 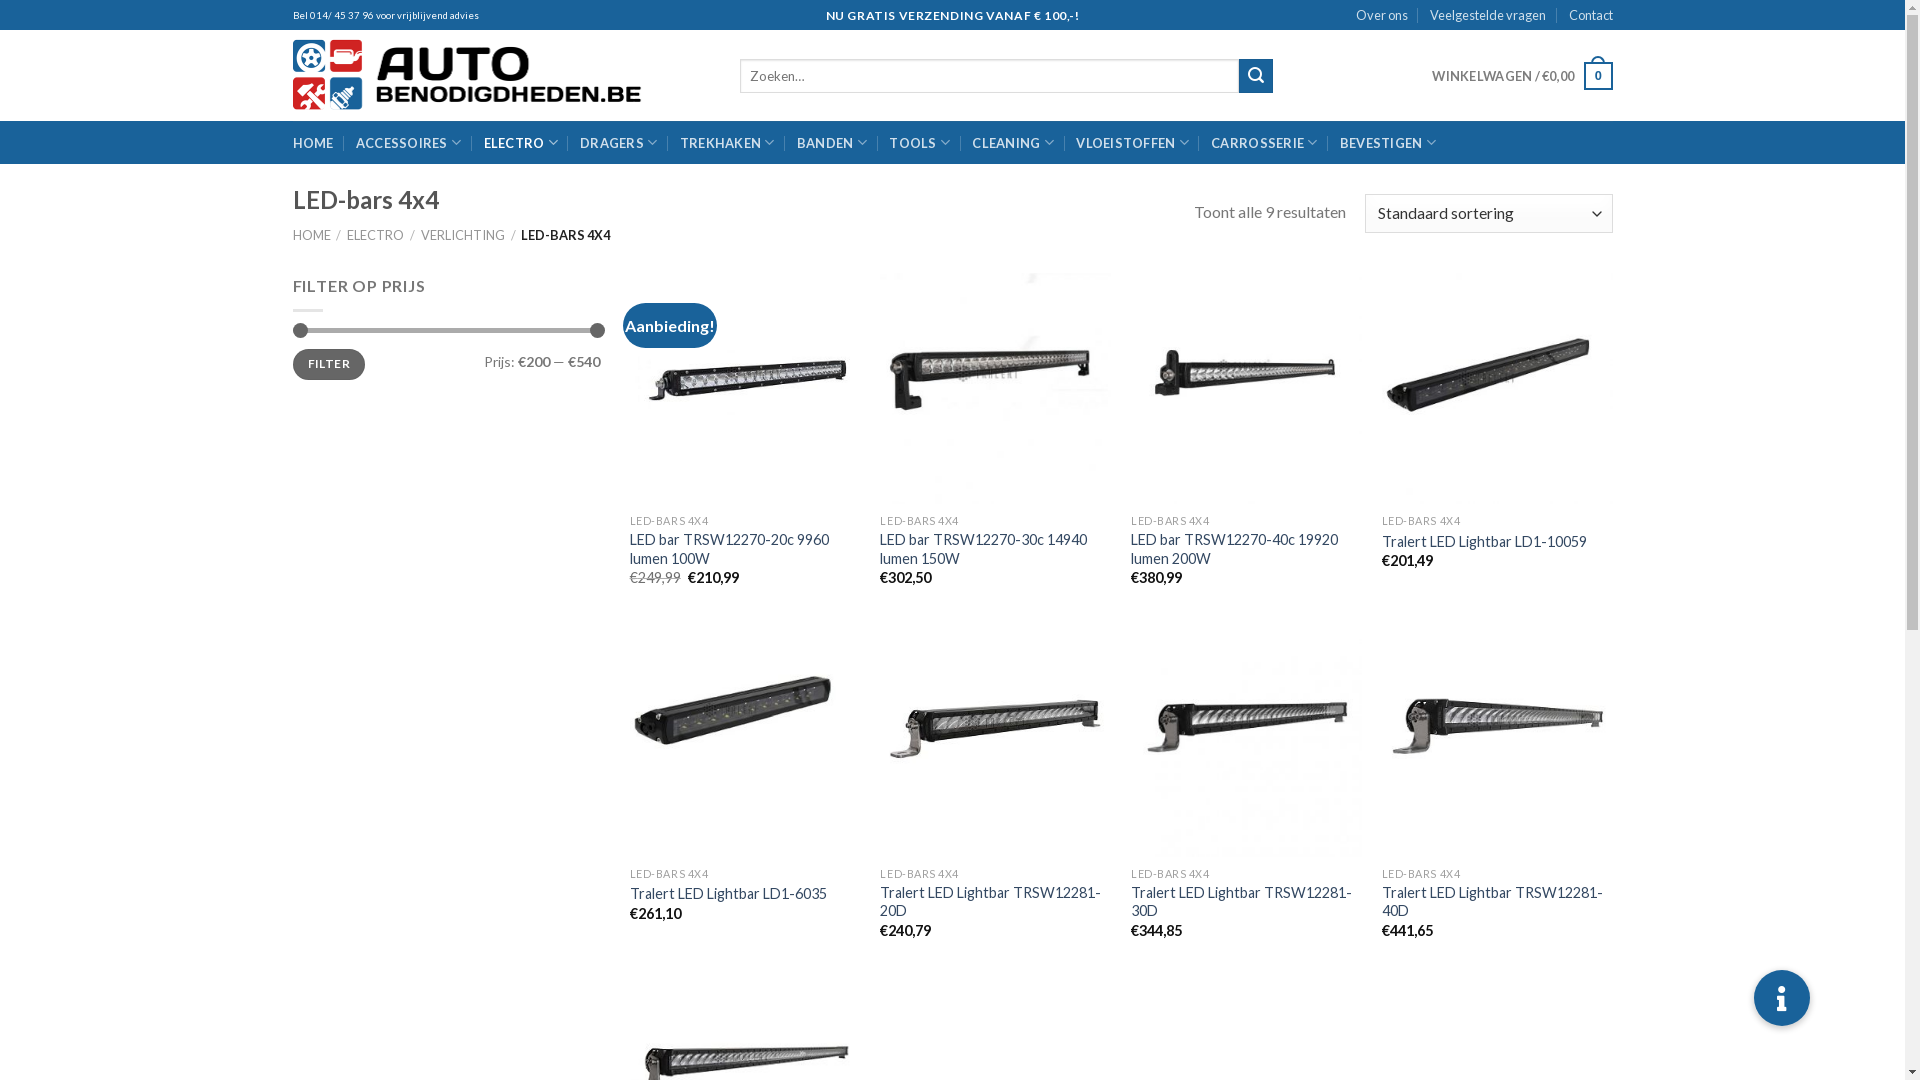 What do you see at coordinates (579, 141) in the screenshot?
I see `'DRAGERS'` at bounding box center [579, 141].